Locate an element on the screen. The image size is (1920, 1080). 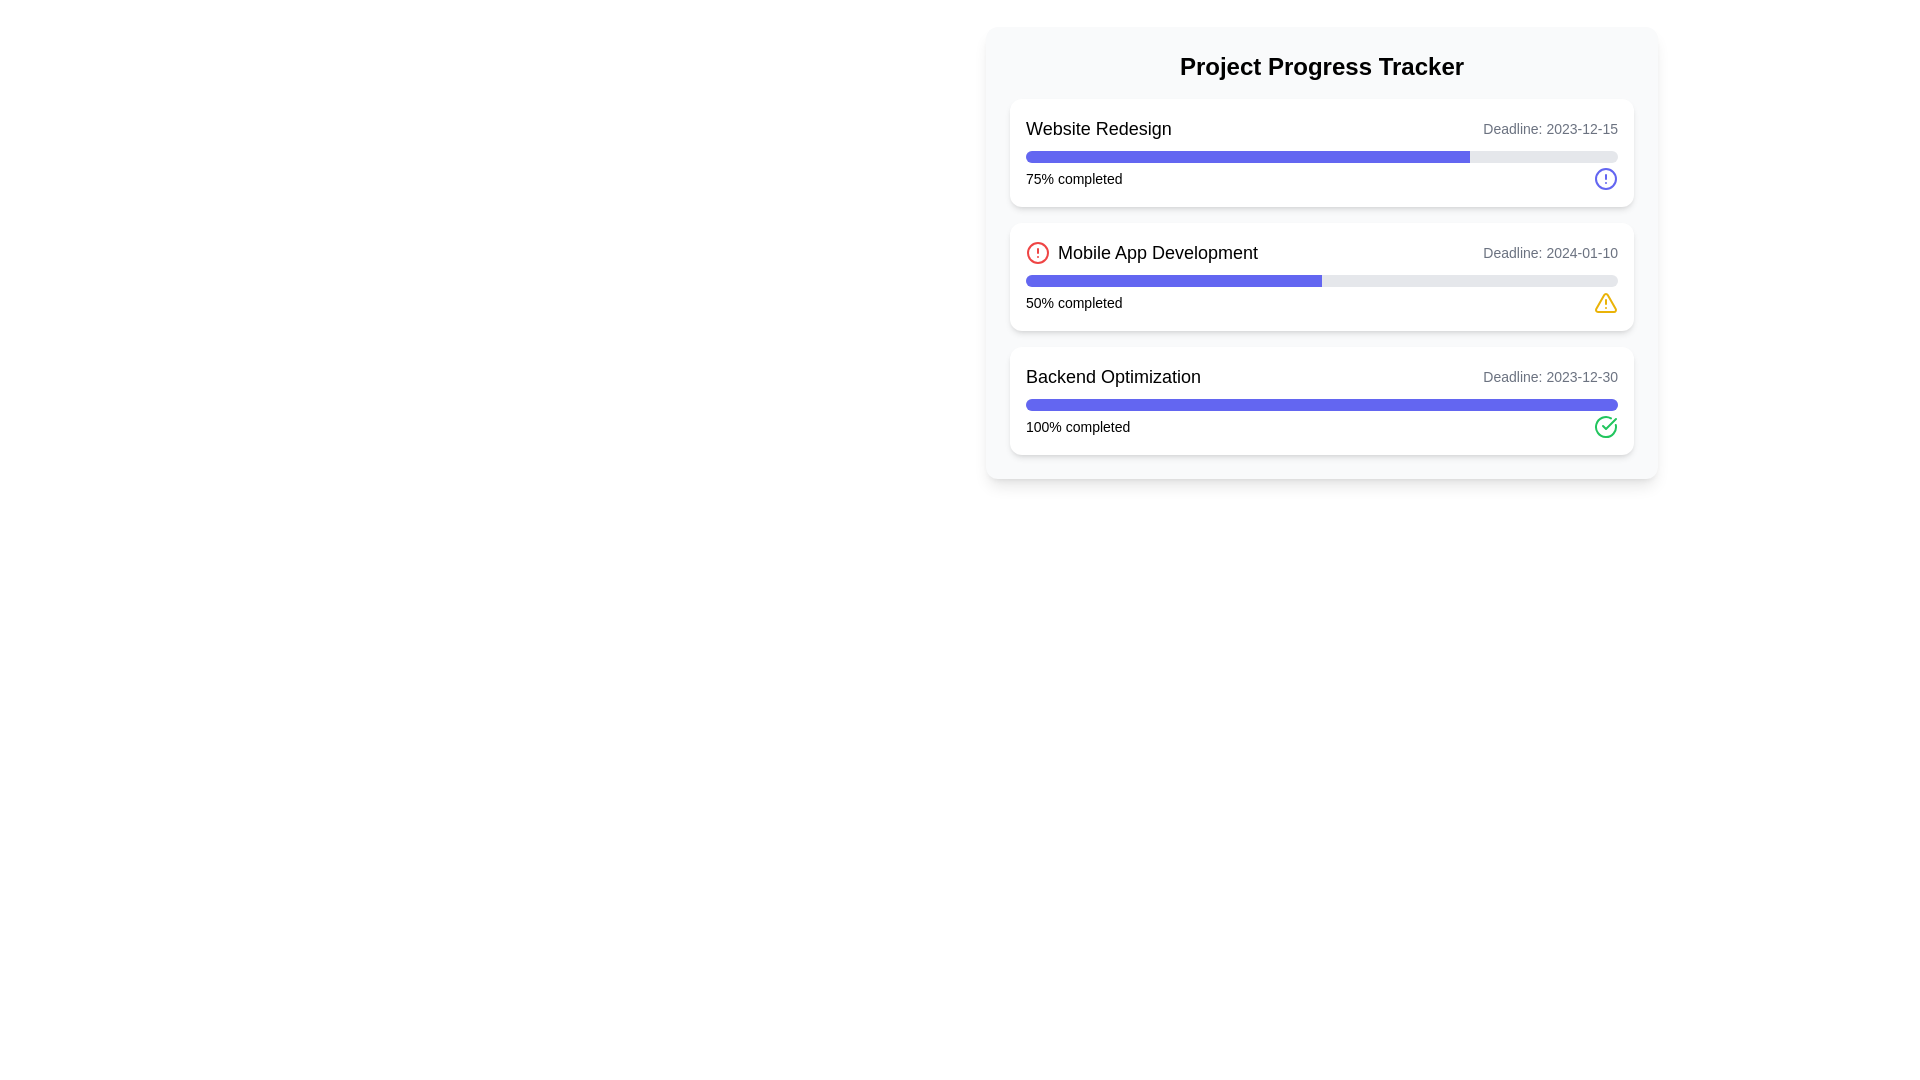
the horizontal progress bar with rounded ends, styled in light gray with a solid red filling, located within the 'Backend Optimization' card, just above the '100% completed' label is located at coordinates (1321, 405).